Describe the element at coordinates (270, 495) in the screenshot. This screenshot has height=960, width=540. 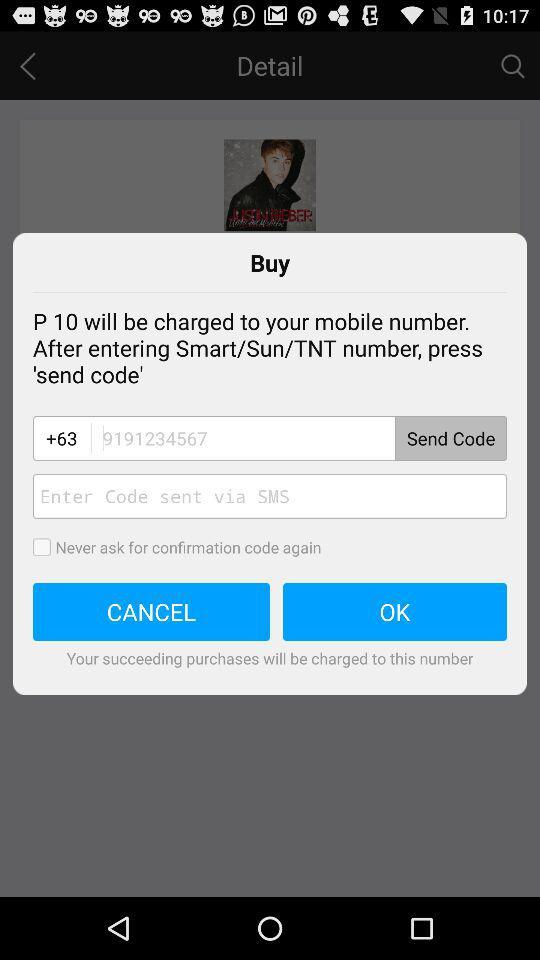
I see `code` at that location.